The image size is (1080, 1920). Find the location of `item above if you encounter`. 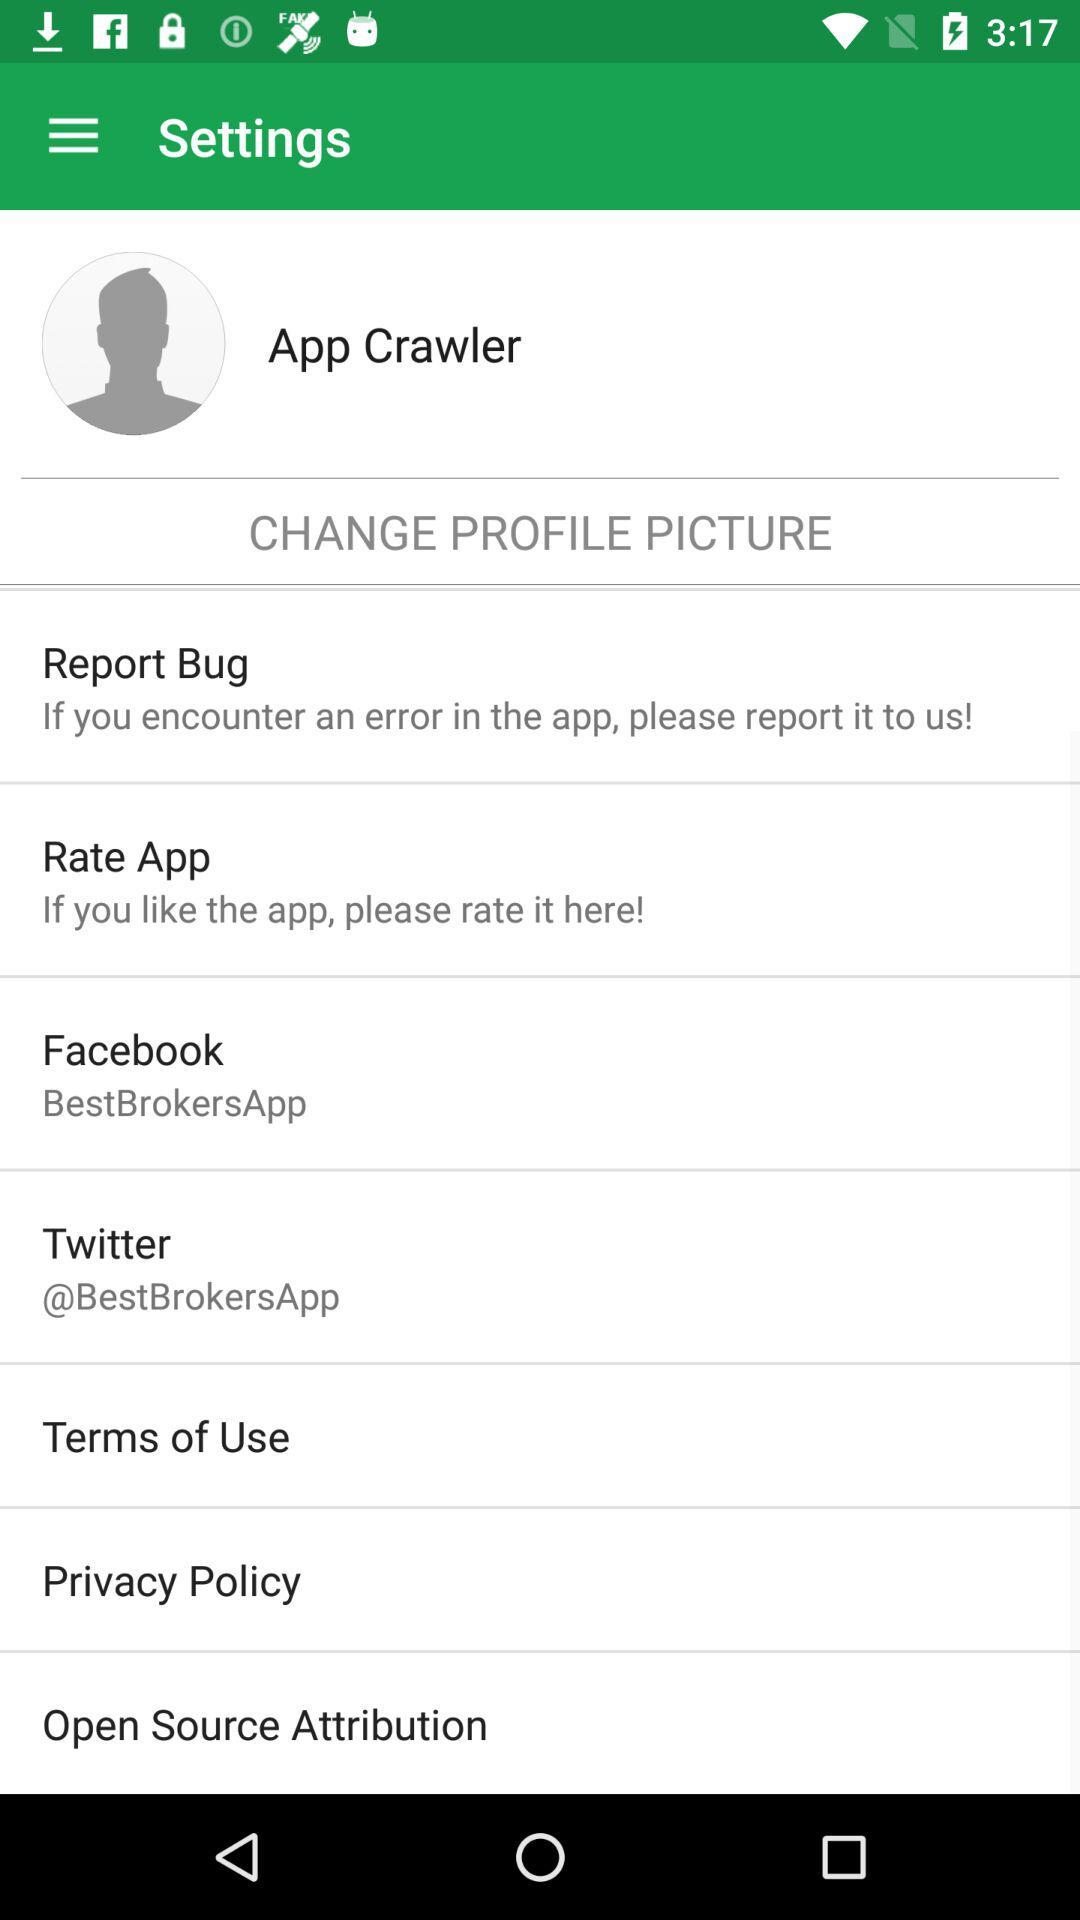

item above if you encounter is located at coordinates (144, 661).